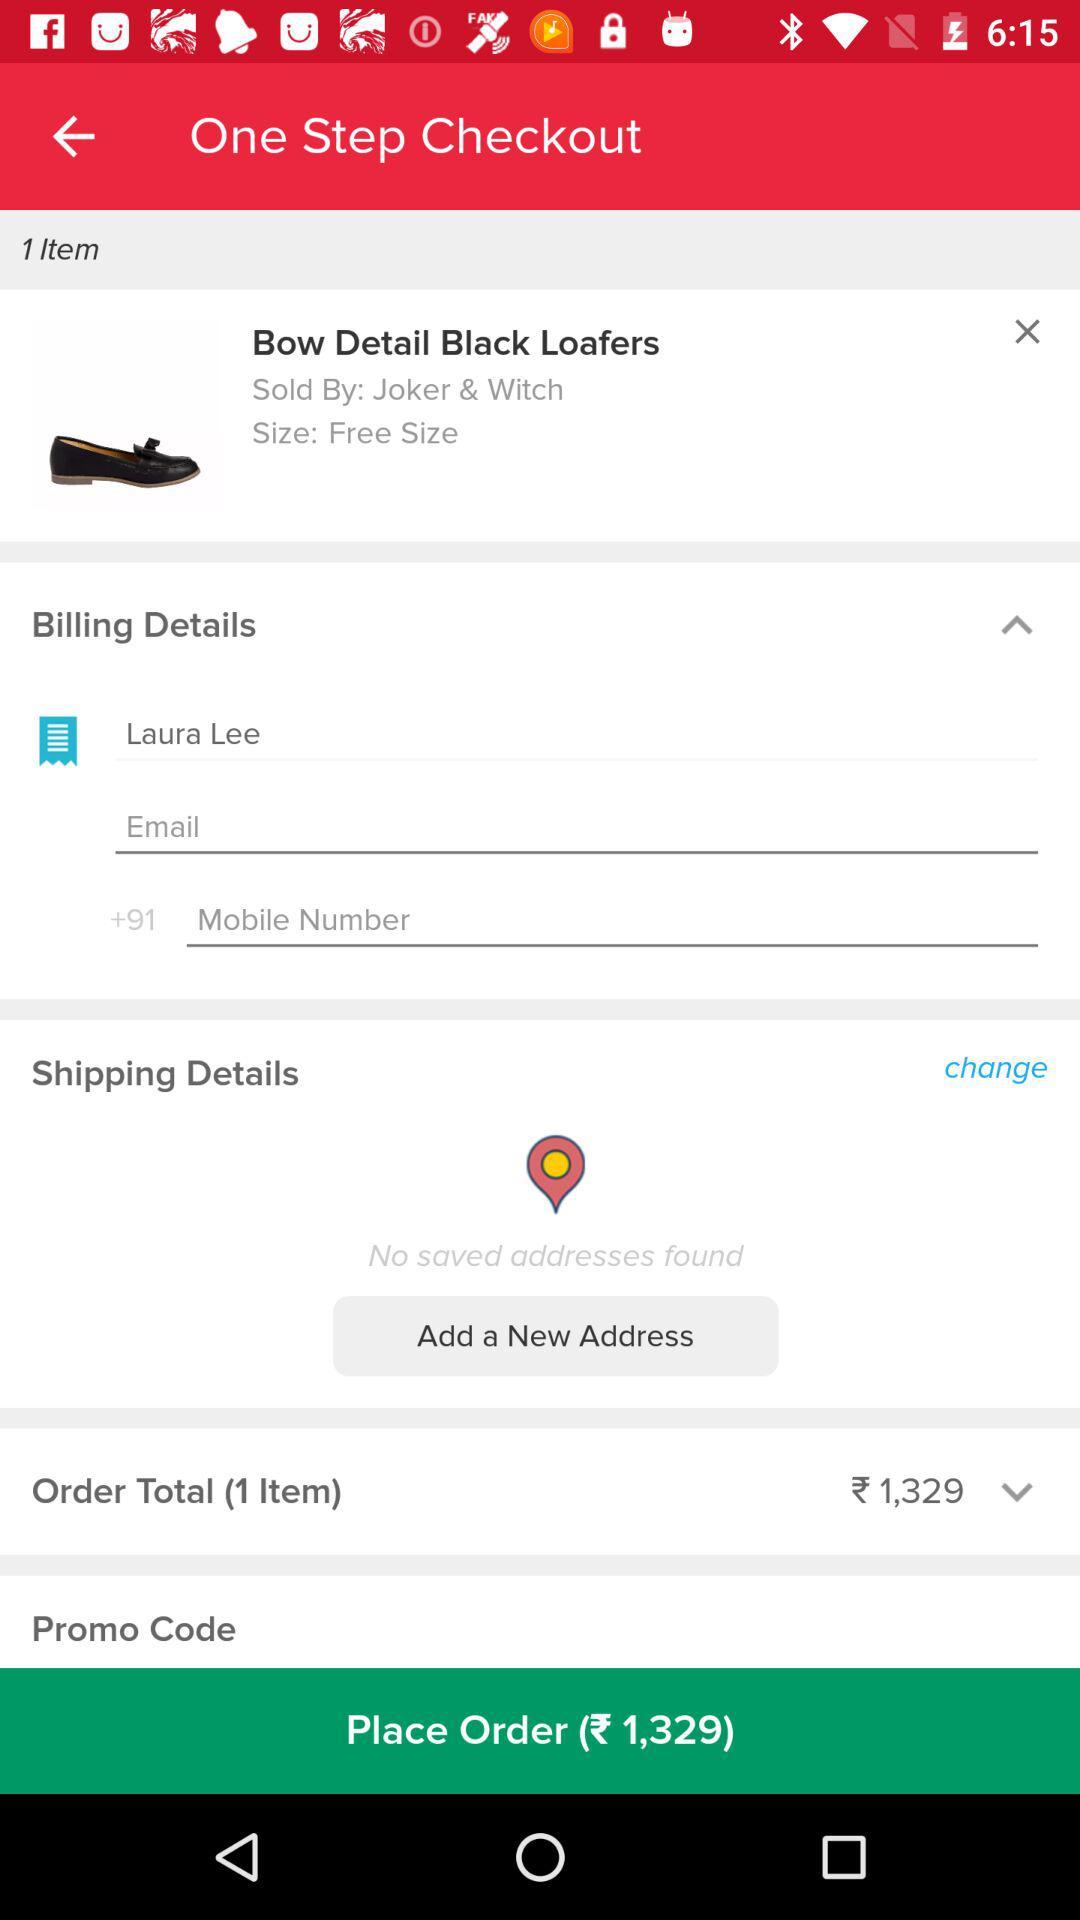  What do you see at coordinates (72, 135) in the screenshot?
I see `the app to the left of one step checkout app` at bounding box center [72, 135].